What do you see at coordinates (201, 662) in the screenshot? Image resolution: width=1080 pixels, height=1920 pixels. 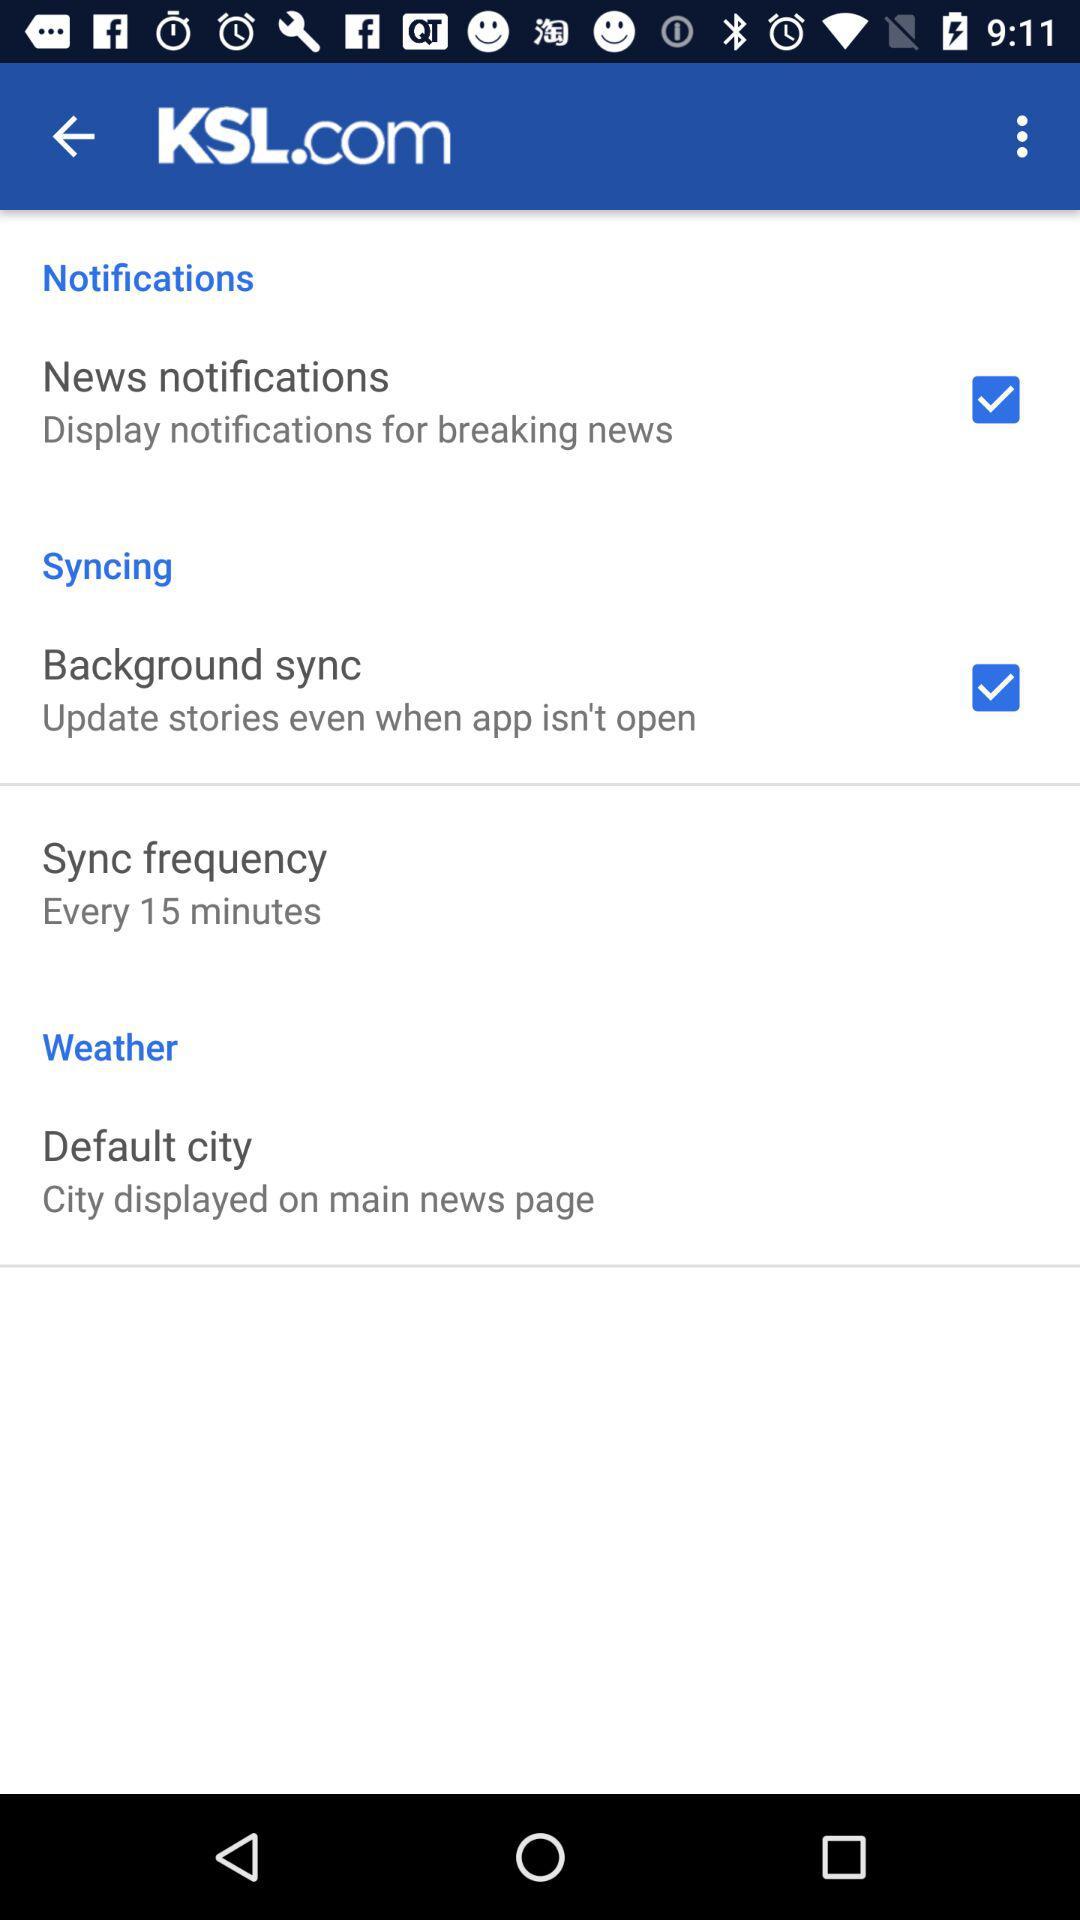 I see `item below syncing item` at bounding box center [201, 662].